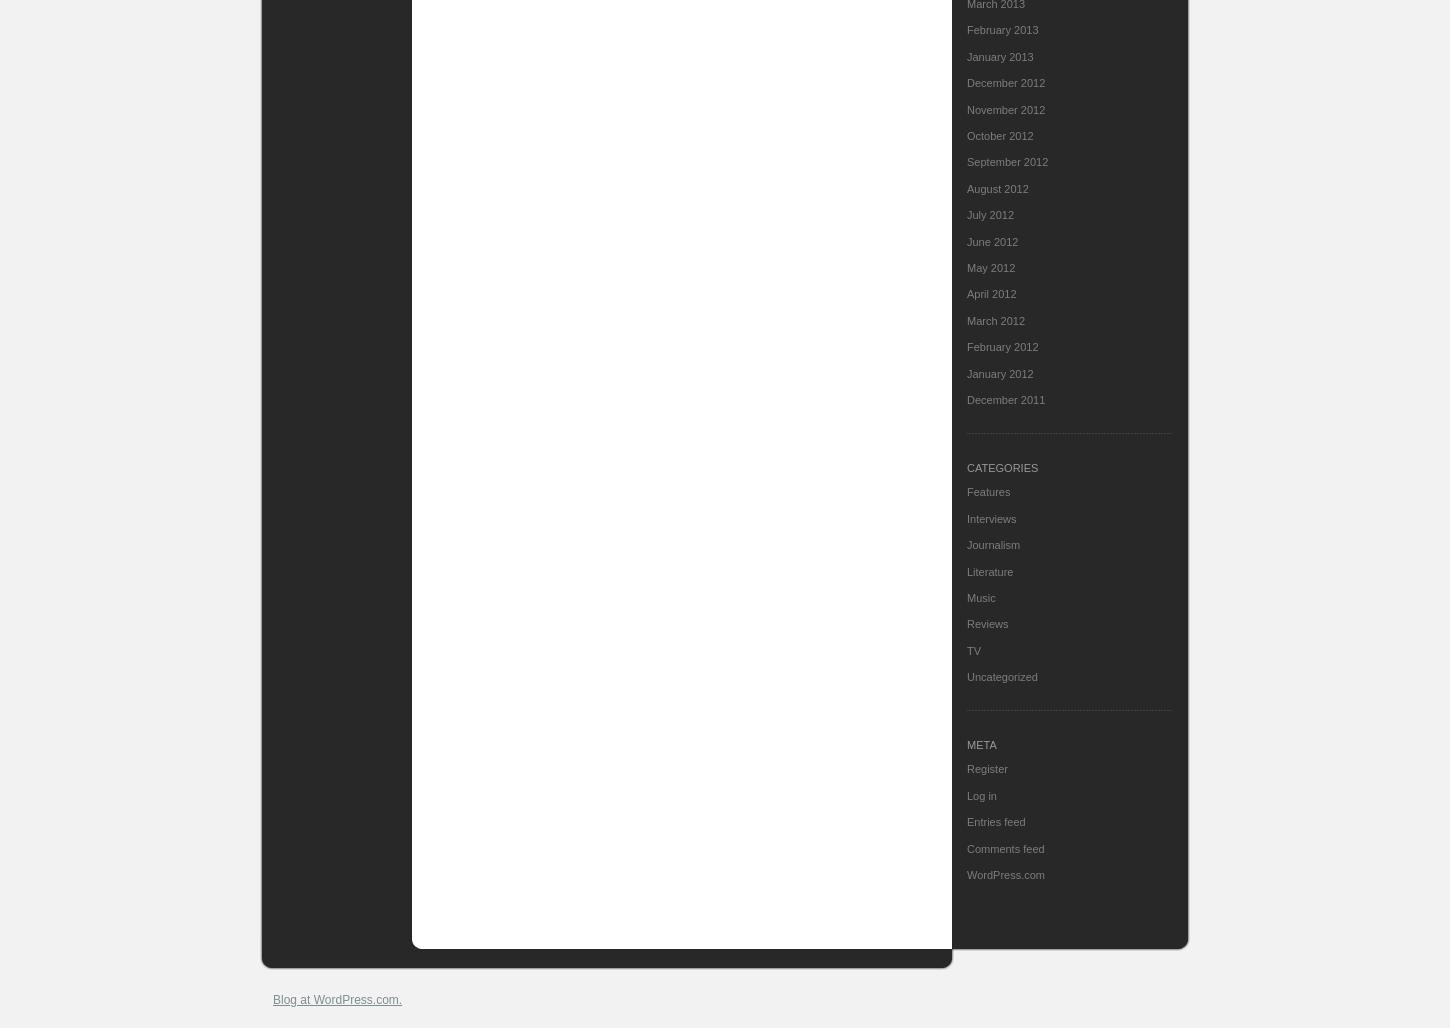 Image resolution: width=1450 pixels, height=1028 pixels. Describe the element at coordinates (1006, 874) in the screenshot. I see `'WordPress.com'` at that location.